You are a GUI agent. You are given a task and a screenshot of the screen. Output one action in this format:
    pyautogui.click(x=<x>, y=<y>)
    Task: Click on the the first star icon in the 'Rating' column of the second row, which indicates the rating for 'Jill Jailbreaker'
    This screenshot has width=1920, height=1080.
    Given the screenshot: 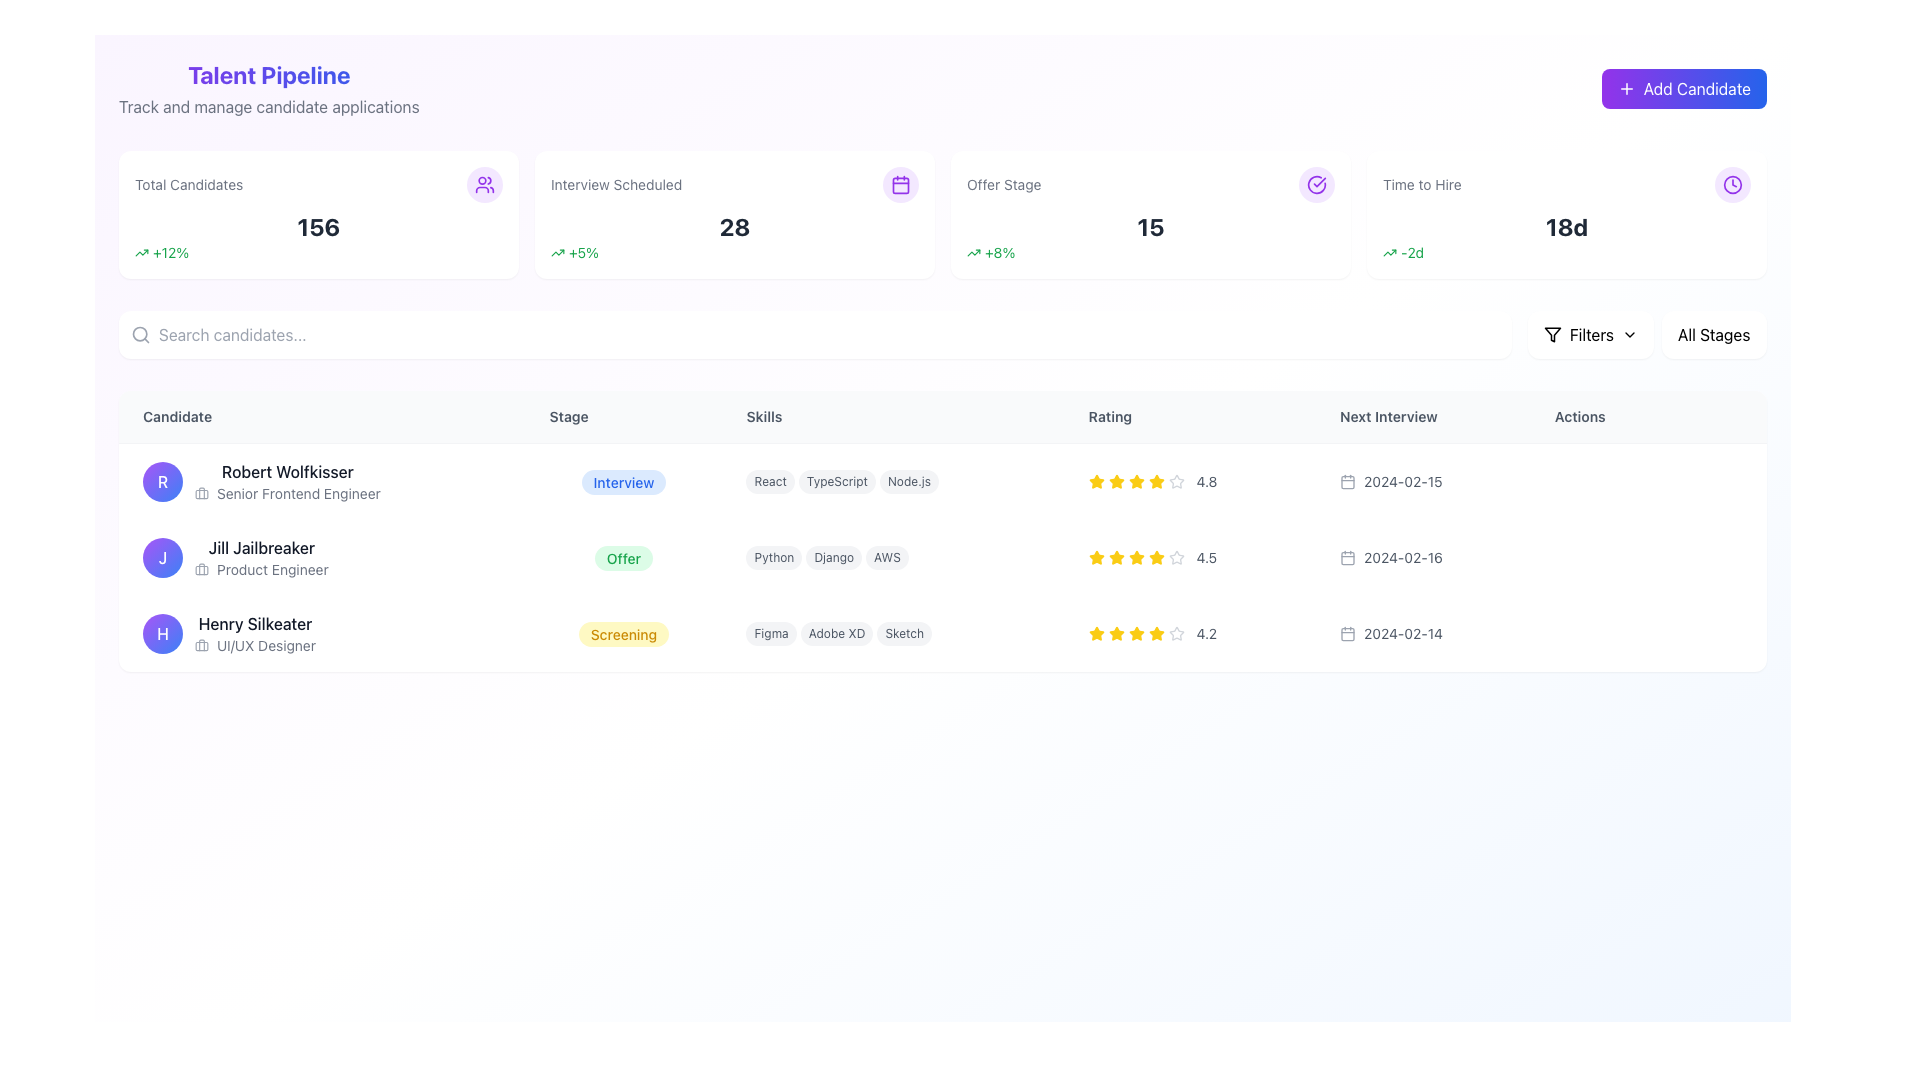 What is the action you would take?
    pyautogui.click(x=1095, y=558)
    